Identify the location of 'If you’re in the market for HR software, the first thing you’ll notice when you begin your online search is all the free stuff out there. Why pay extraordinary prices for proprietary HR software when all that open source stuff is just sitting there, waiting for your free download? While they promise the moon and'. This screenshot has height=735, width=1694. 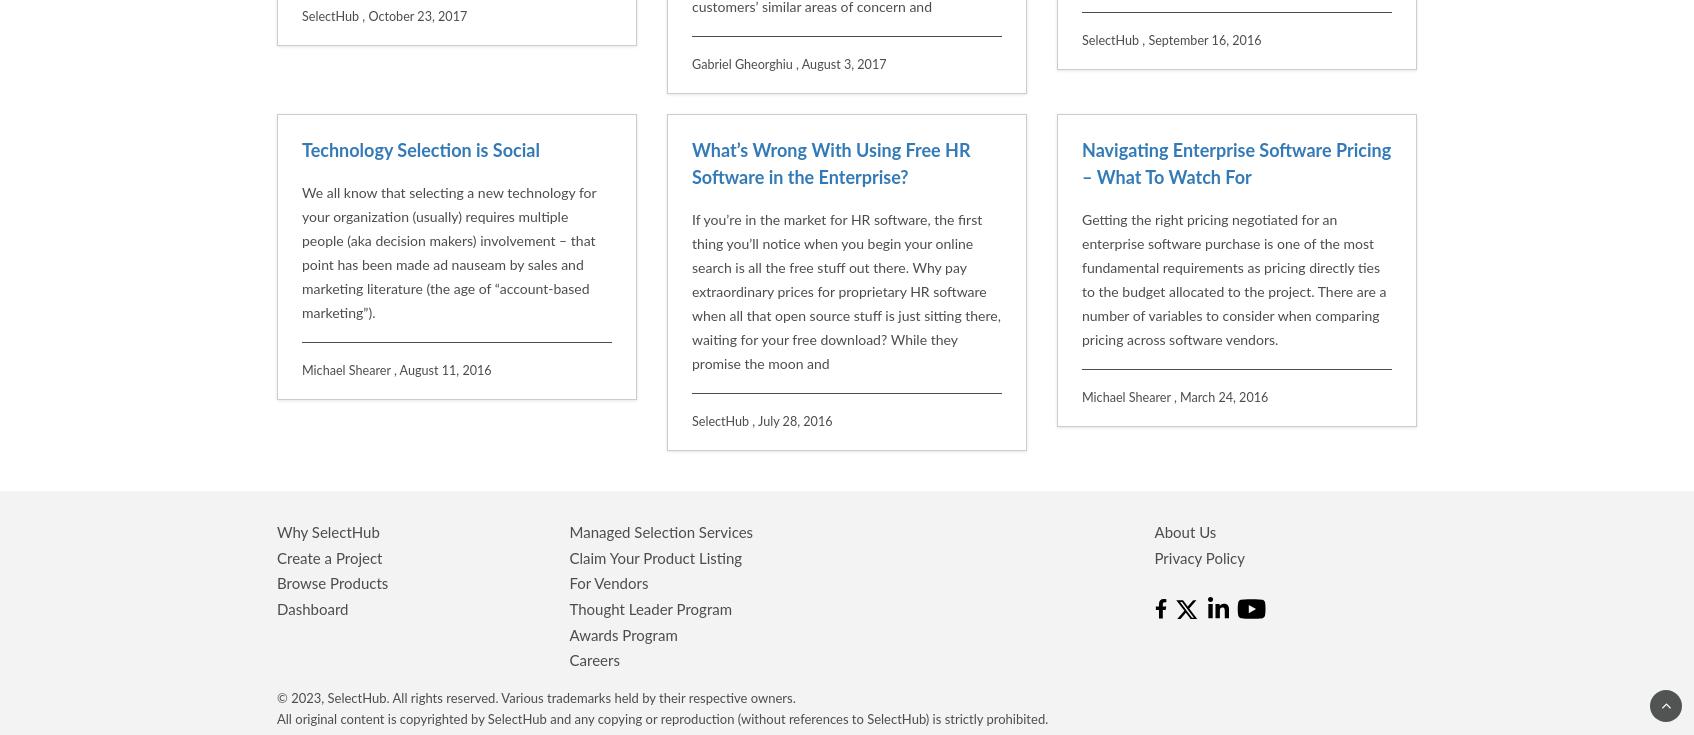
(845, 87).